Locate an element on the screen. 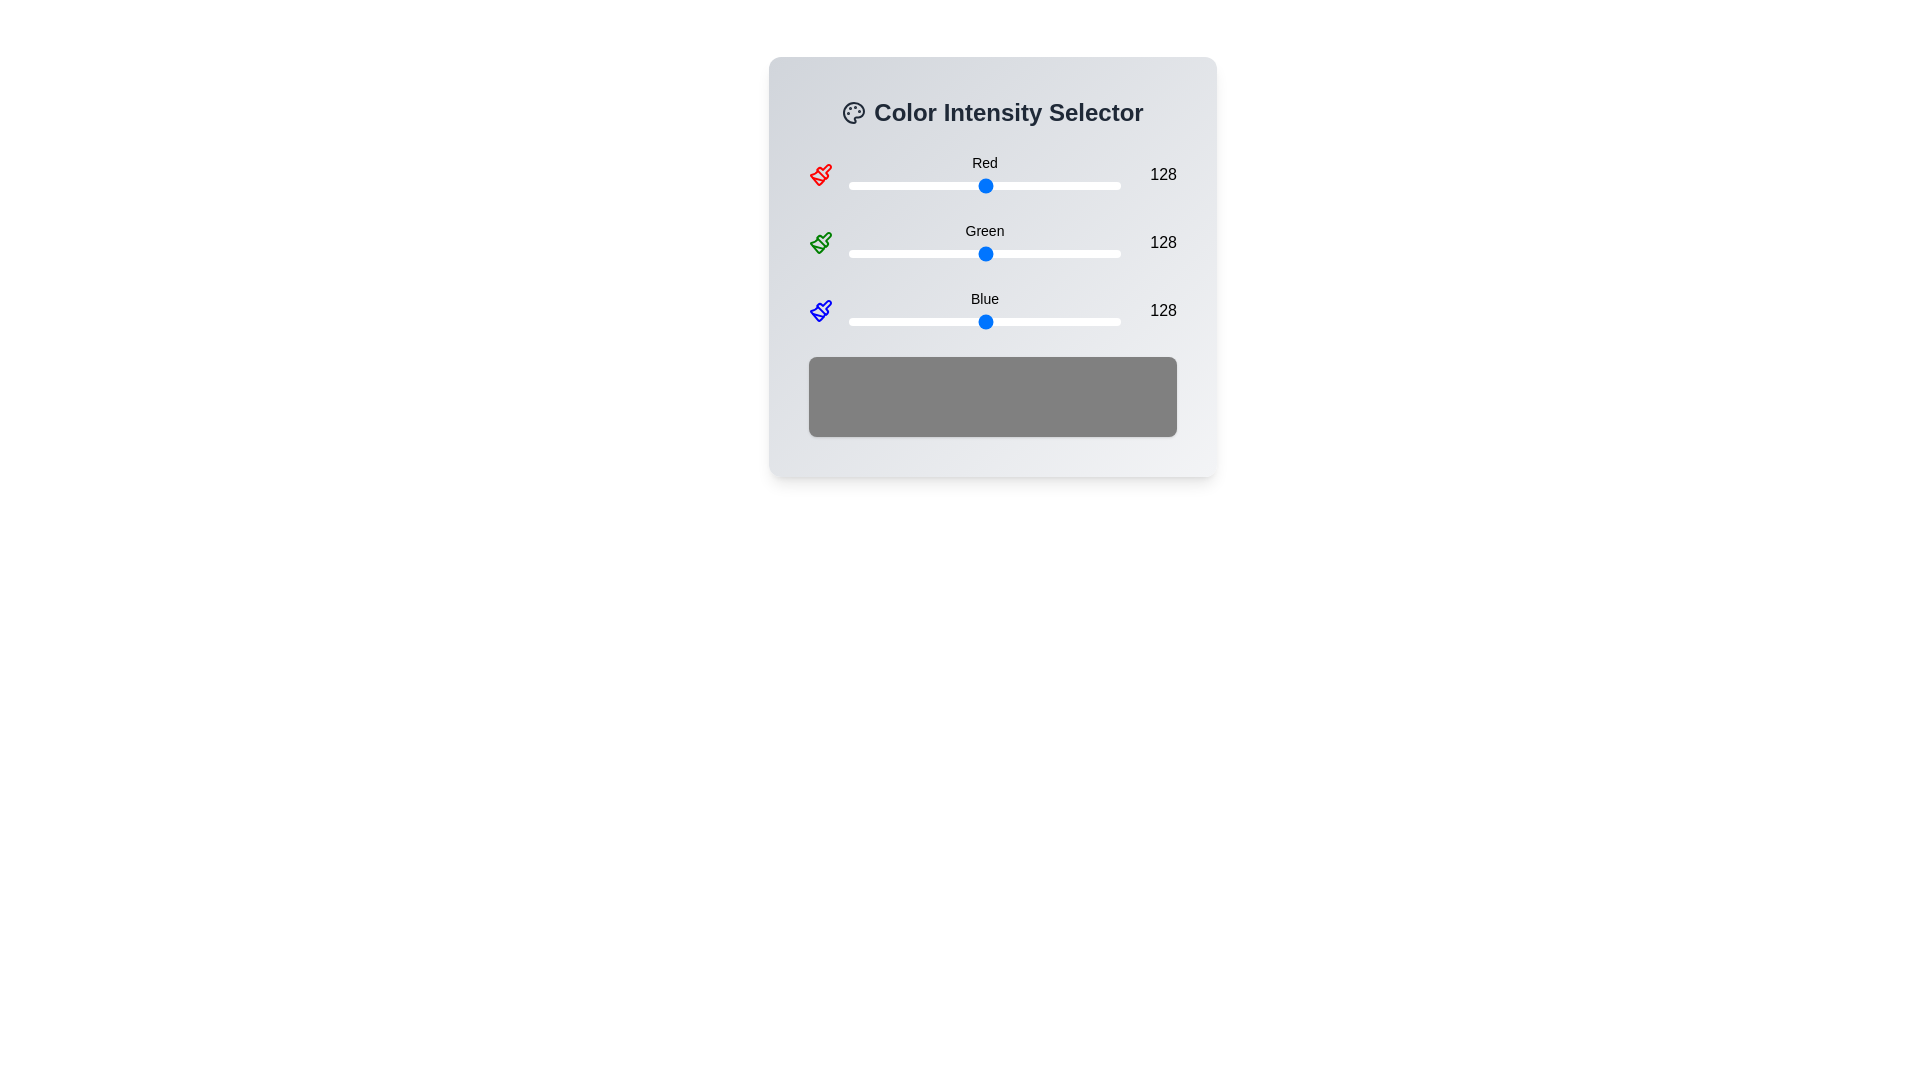  the green color intensity is located at coordinates (1083, 253).